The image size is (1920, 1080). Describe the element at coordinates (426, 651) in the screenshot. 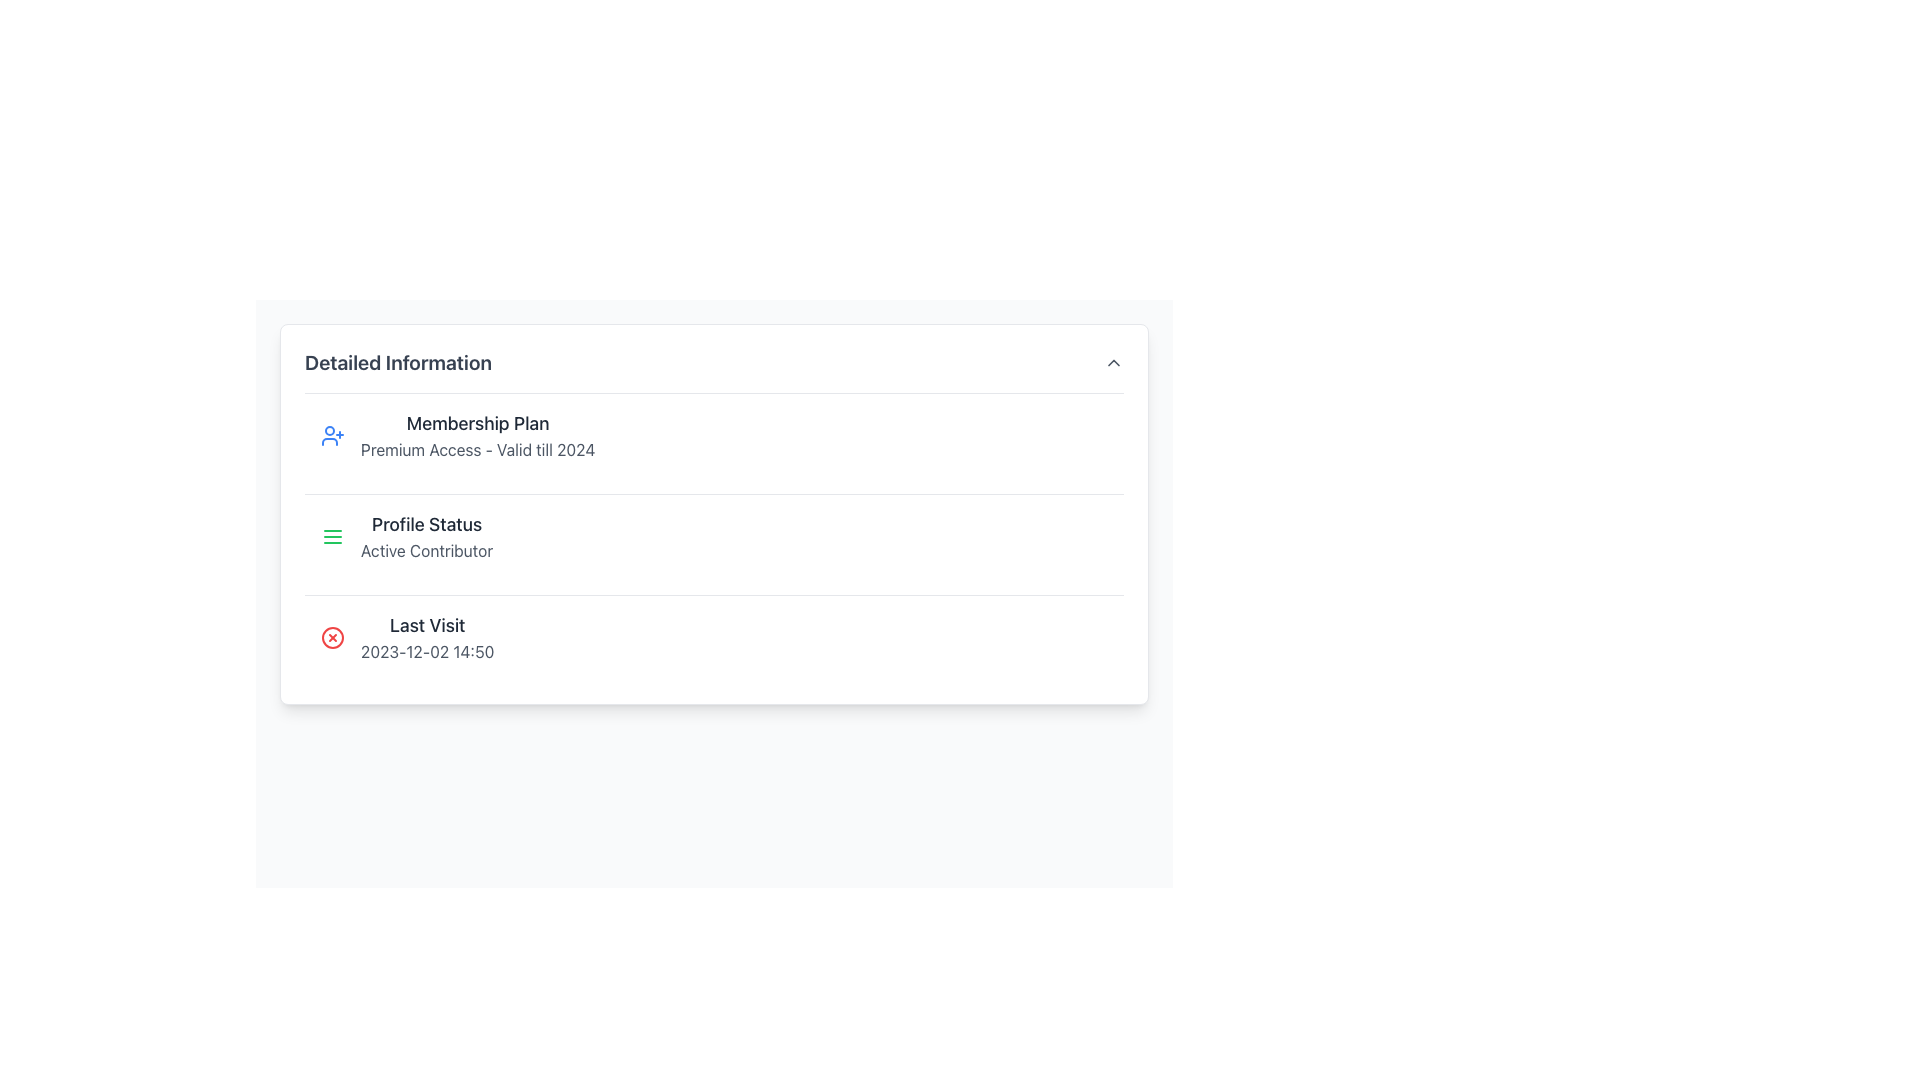

I see `the text label displaying '2023-12-02 14:50' in the 'Detailed Information' section, which is aligned to the right of the 'Last Visit' label` at that location.